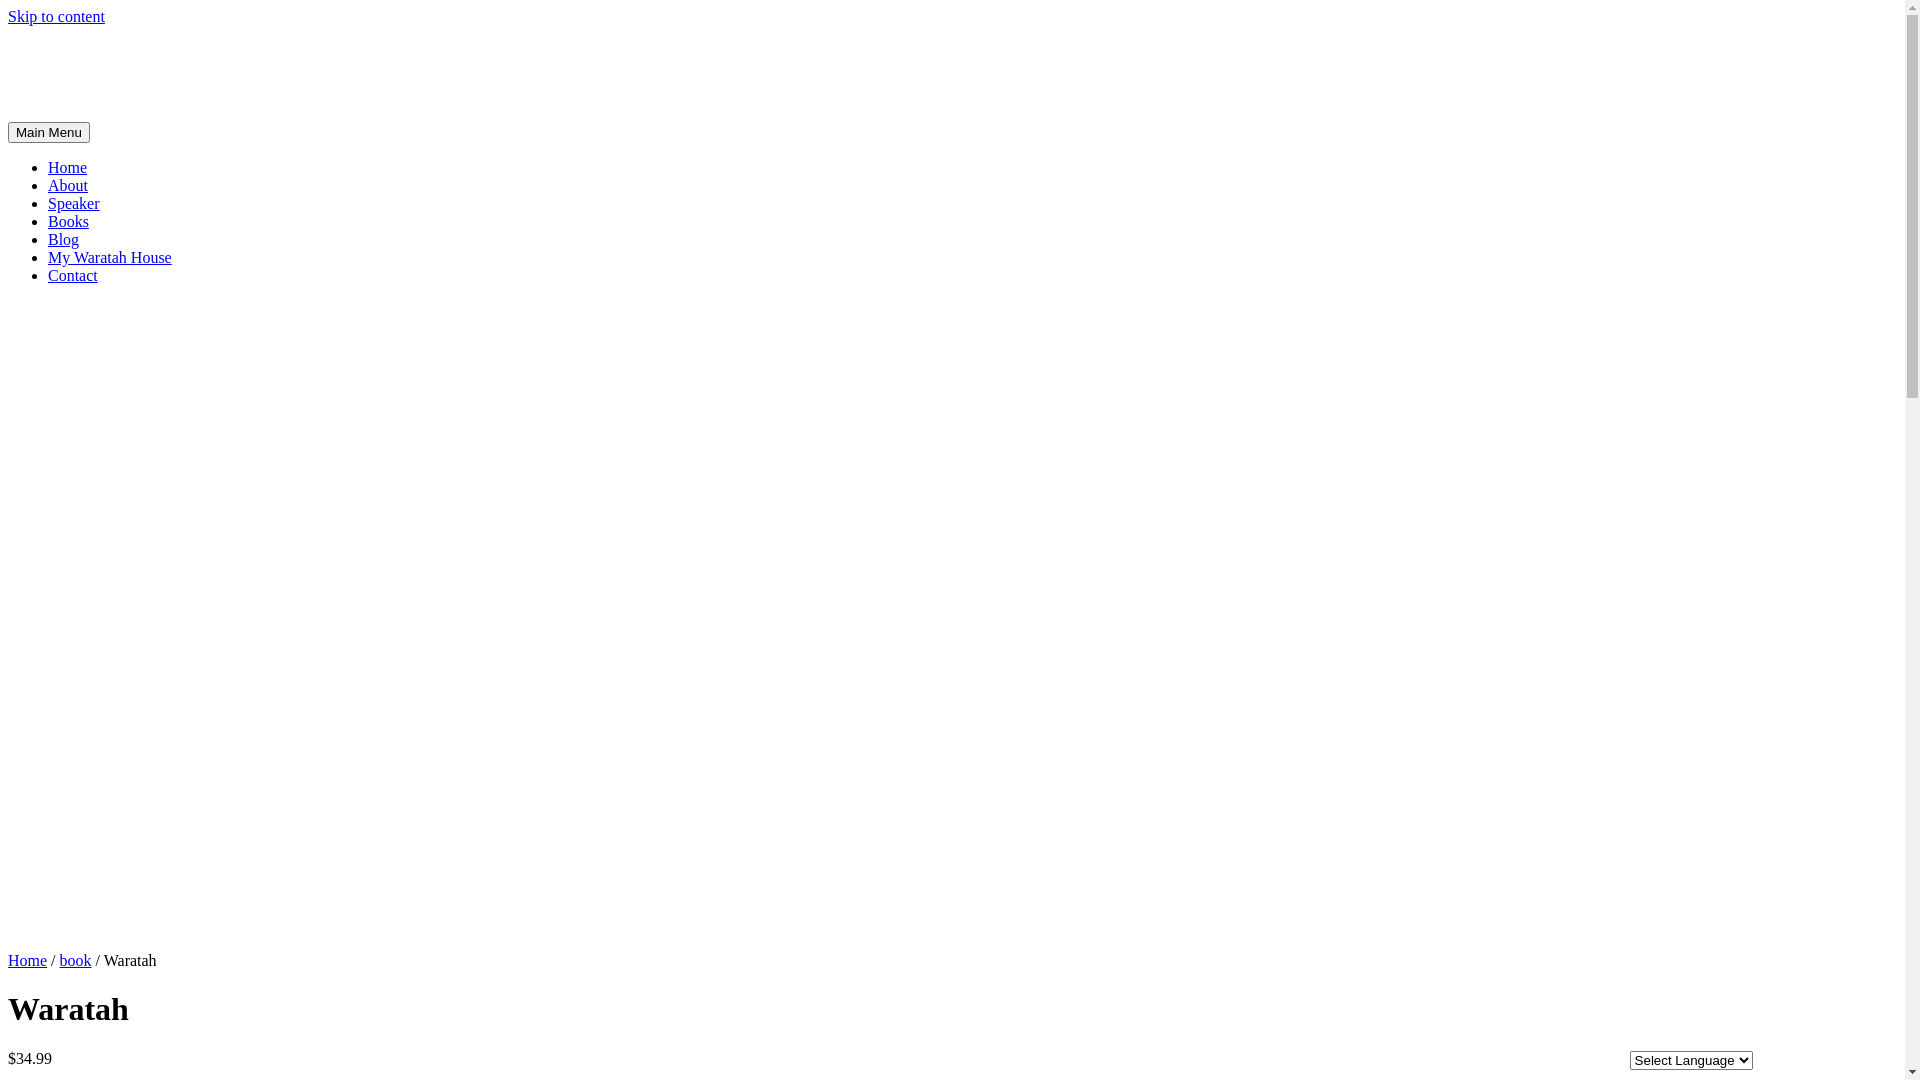 Image resolution: width=1920 pixels, height=1080 pixels. What do you see at coordinates (76, 959) in the screenshot?
I see `'book'` at bounding box center [76, 959].